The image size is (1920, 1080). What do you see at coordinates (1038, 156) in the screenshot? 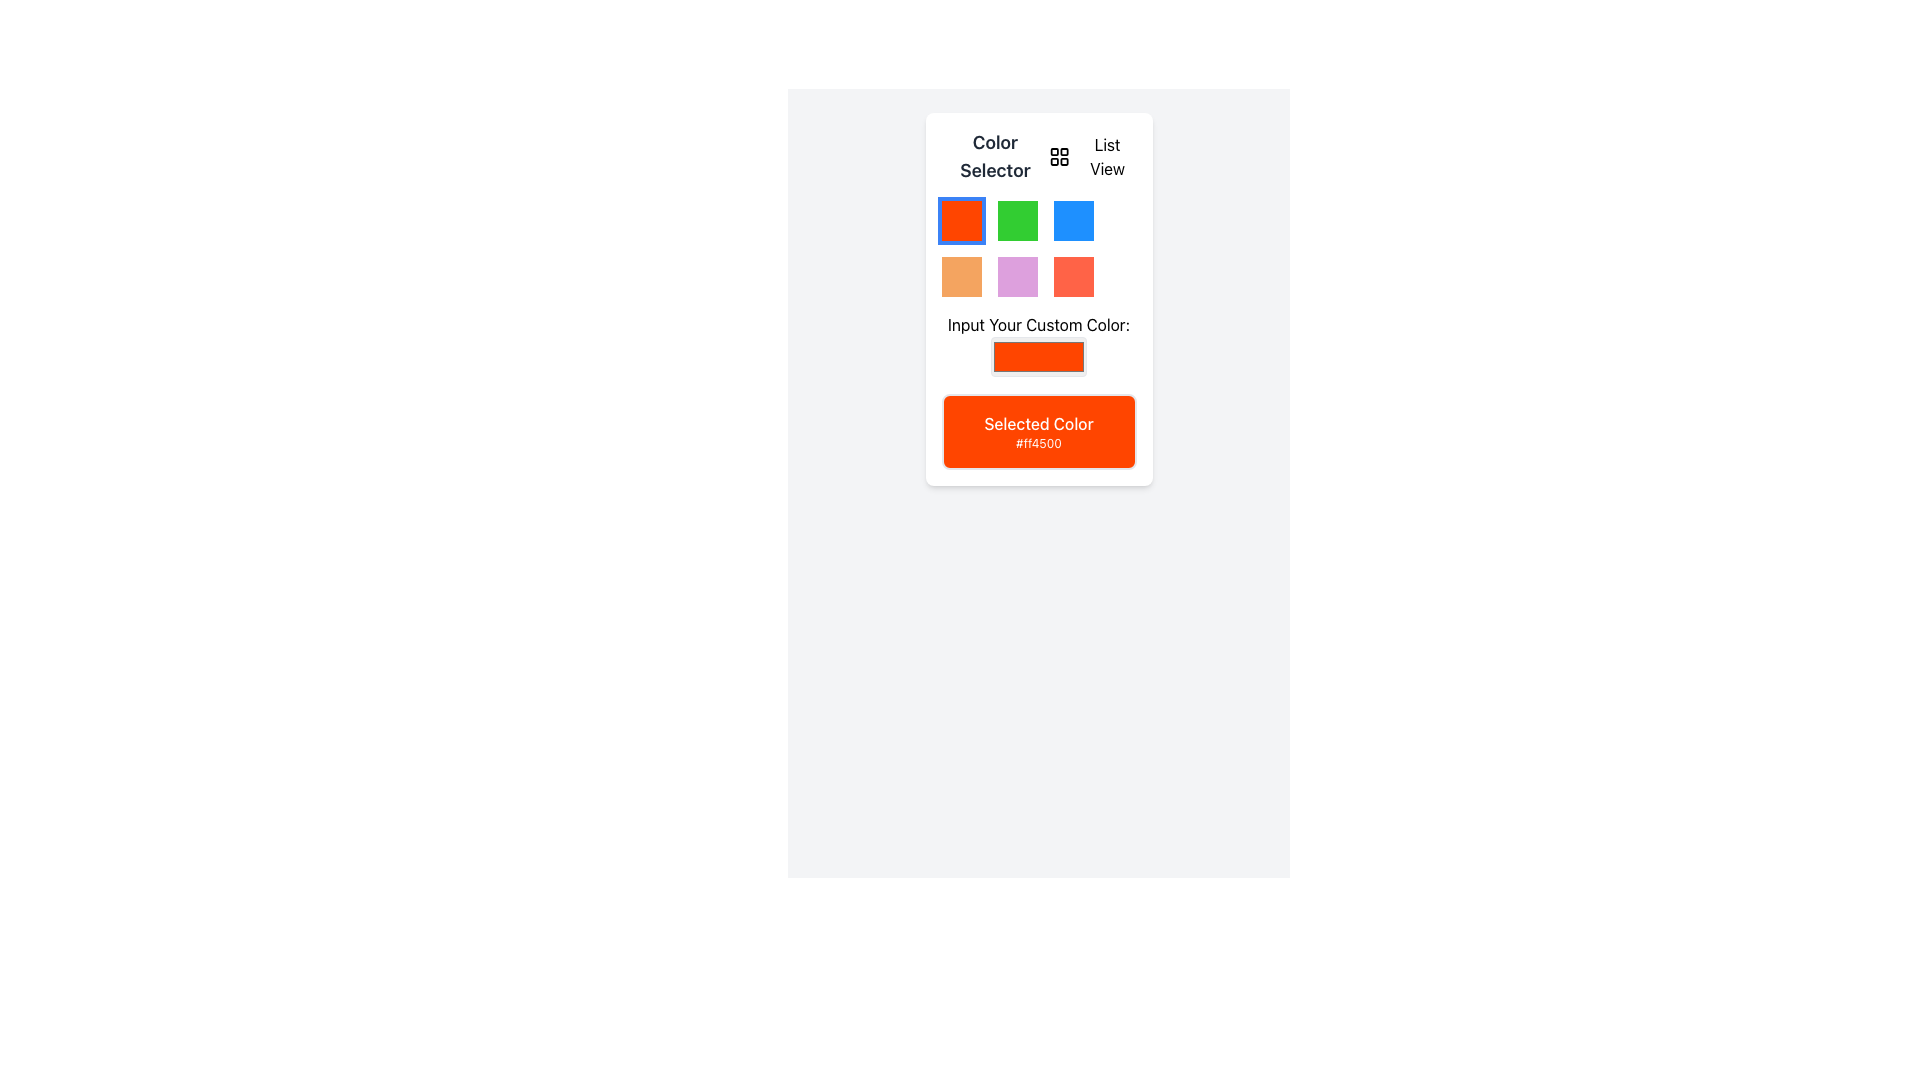
I see `the 'List View' button located next to the 'Color Selector' label` at bounding box center [1038, 156].